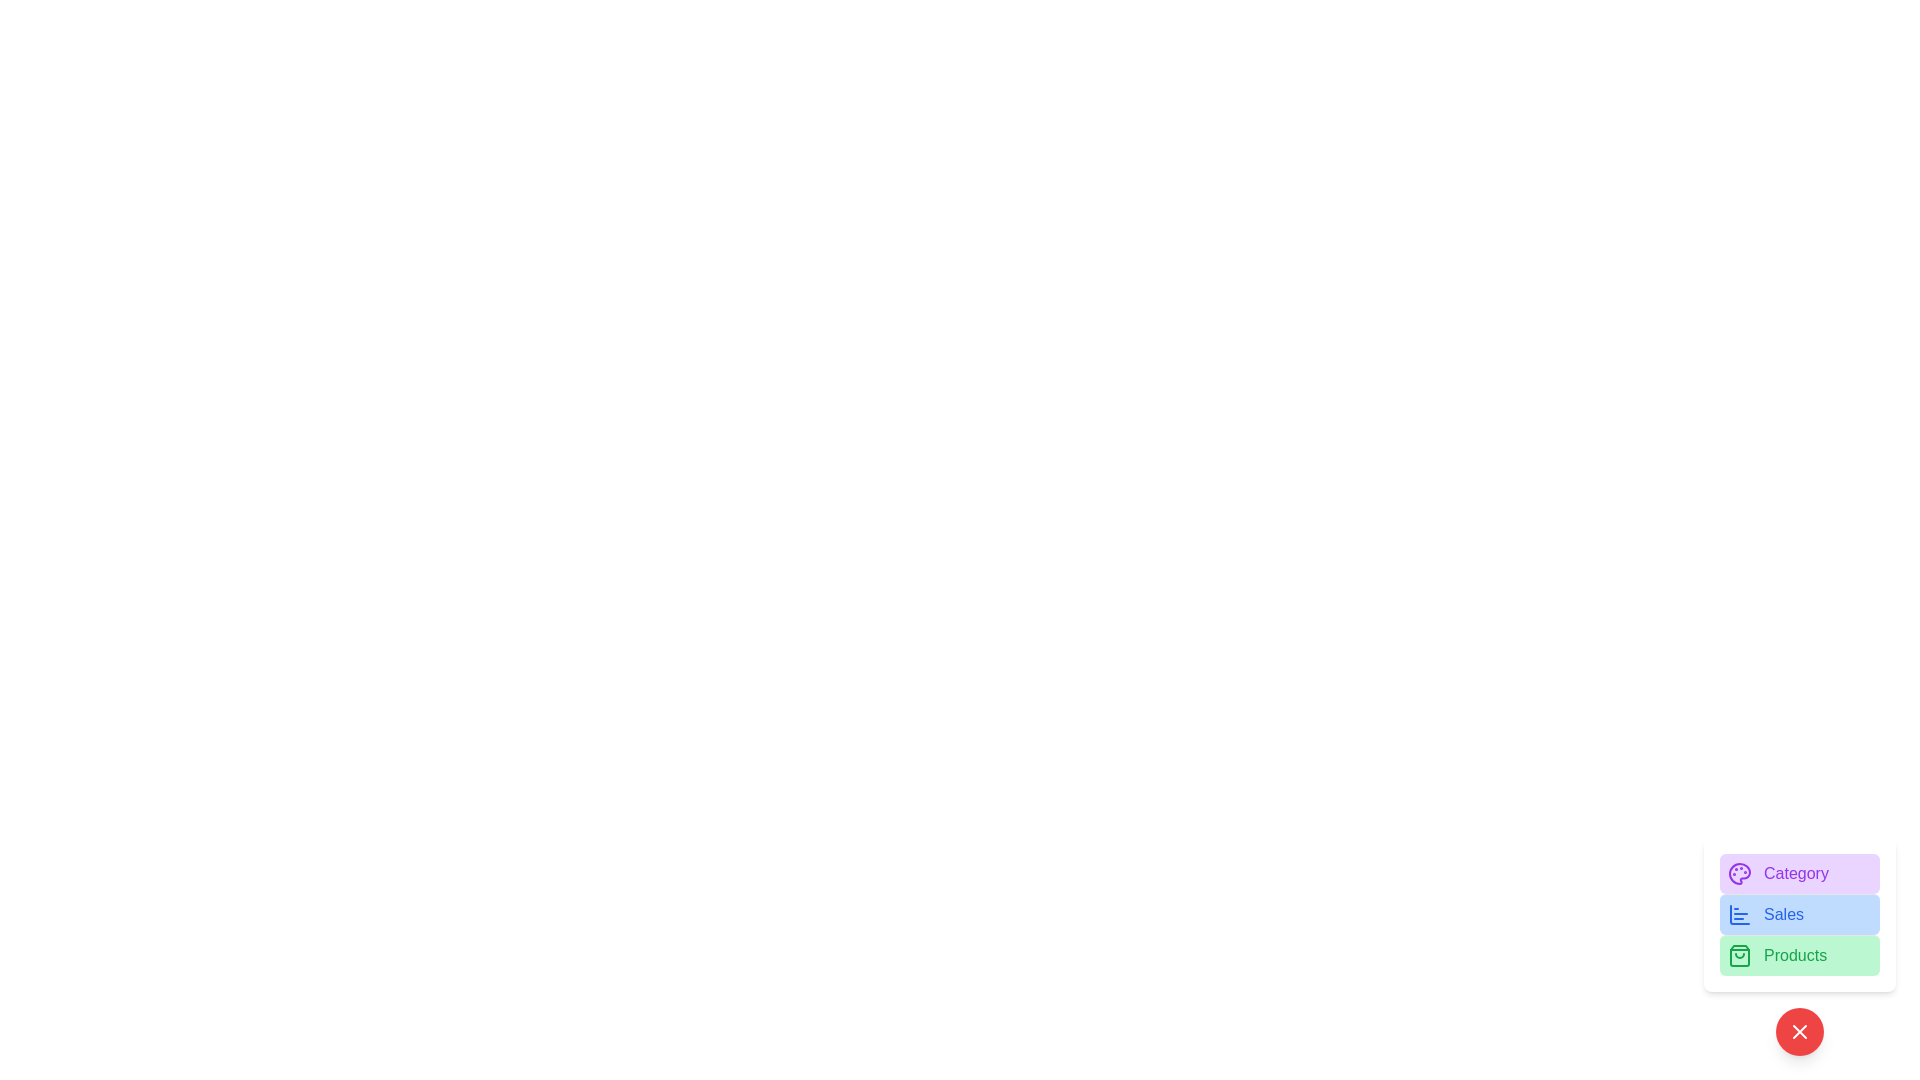 Image resolution: width=1920 pixels, height=1080 pixels. I want to click on the icon of the Products button to display its tooltip, so click(1738, 955).